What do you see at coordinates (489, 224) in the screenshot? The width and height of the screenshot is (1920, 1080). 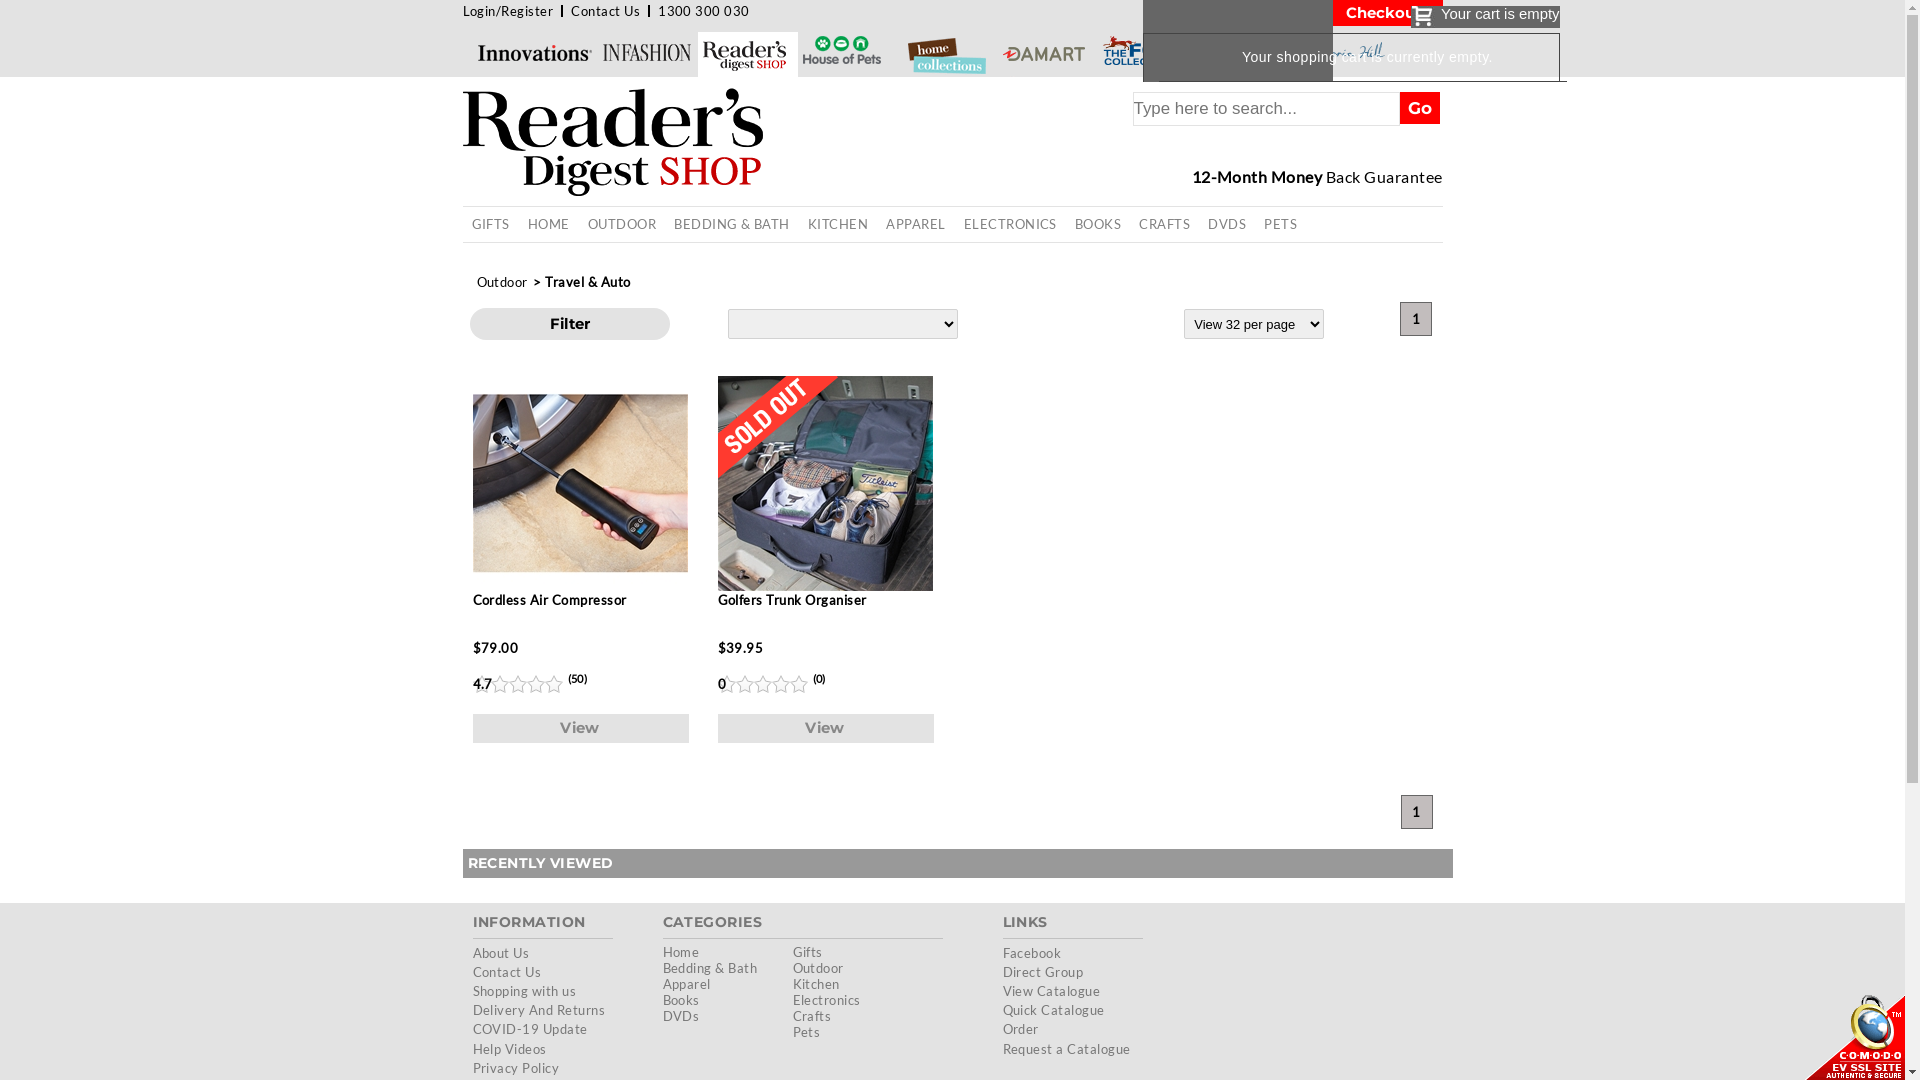 I see `'GIFTS'` at bounding box center [489, 224].